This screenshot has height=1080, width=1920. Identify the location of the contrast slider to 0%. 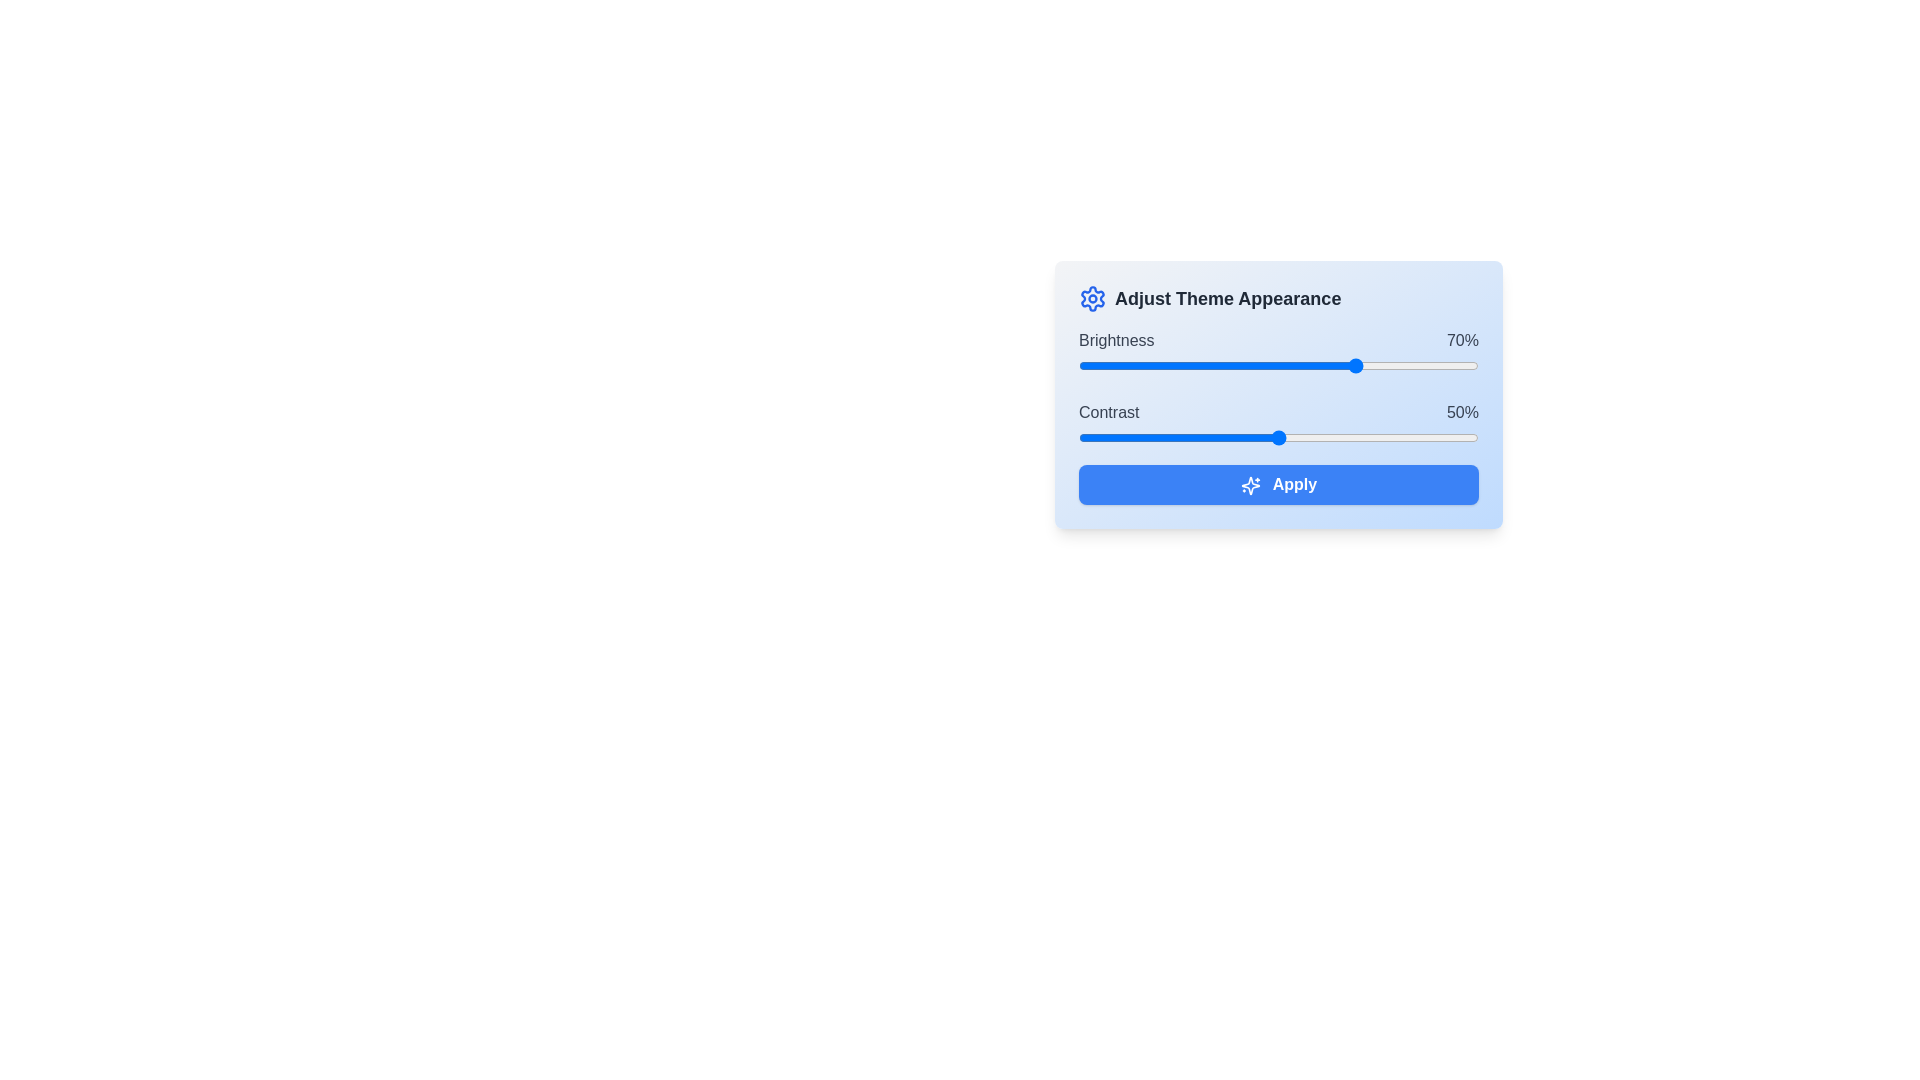
(1078, 437).